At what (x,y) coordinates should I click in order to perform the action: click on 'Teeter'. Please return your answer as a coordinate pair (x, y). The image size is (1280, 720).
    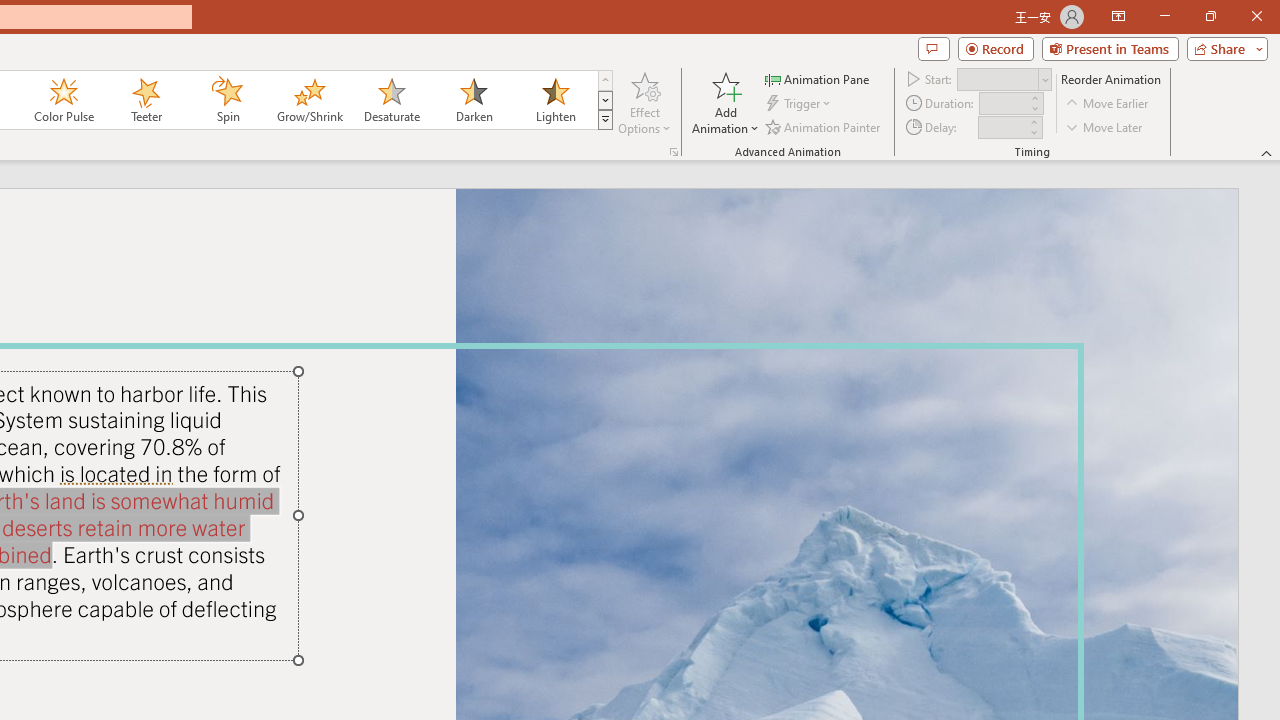
    Looking at the image, I should click on (144, 100).